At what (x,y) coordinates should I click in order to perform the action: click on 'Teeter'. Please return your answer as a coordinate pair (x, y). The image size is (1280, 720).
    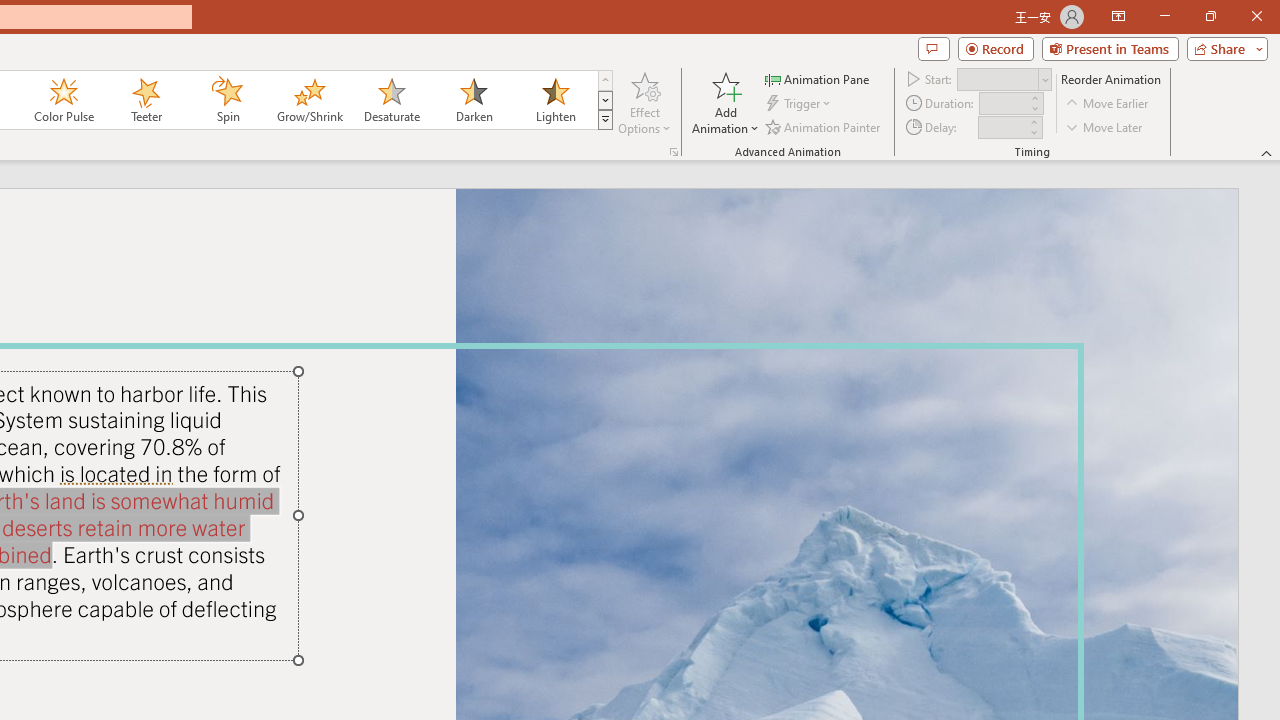
    Looking at the image, I should click on (144, 100).